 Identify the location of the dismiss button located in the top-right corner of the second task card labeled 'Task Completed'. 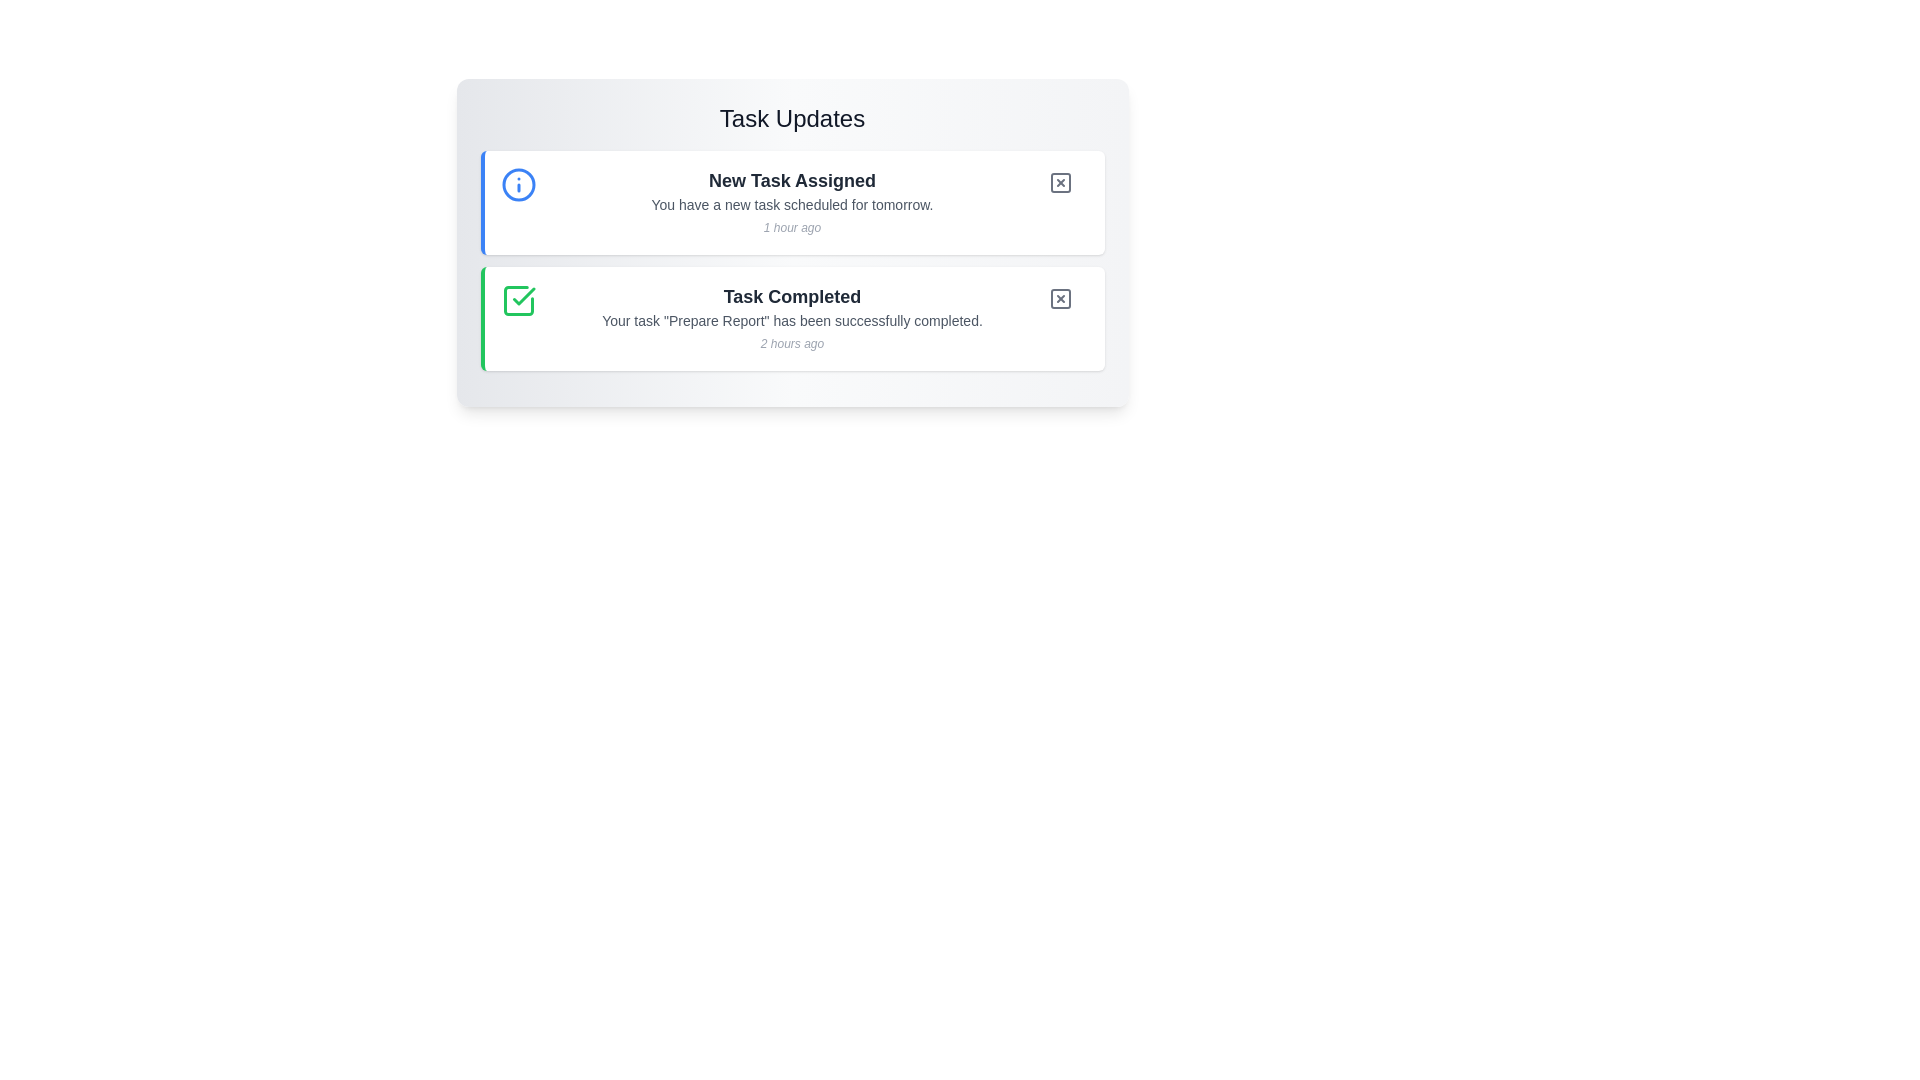
(1059, 299).